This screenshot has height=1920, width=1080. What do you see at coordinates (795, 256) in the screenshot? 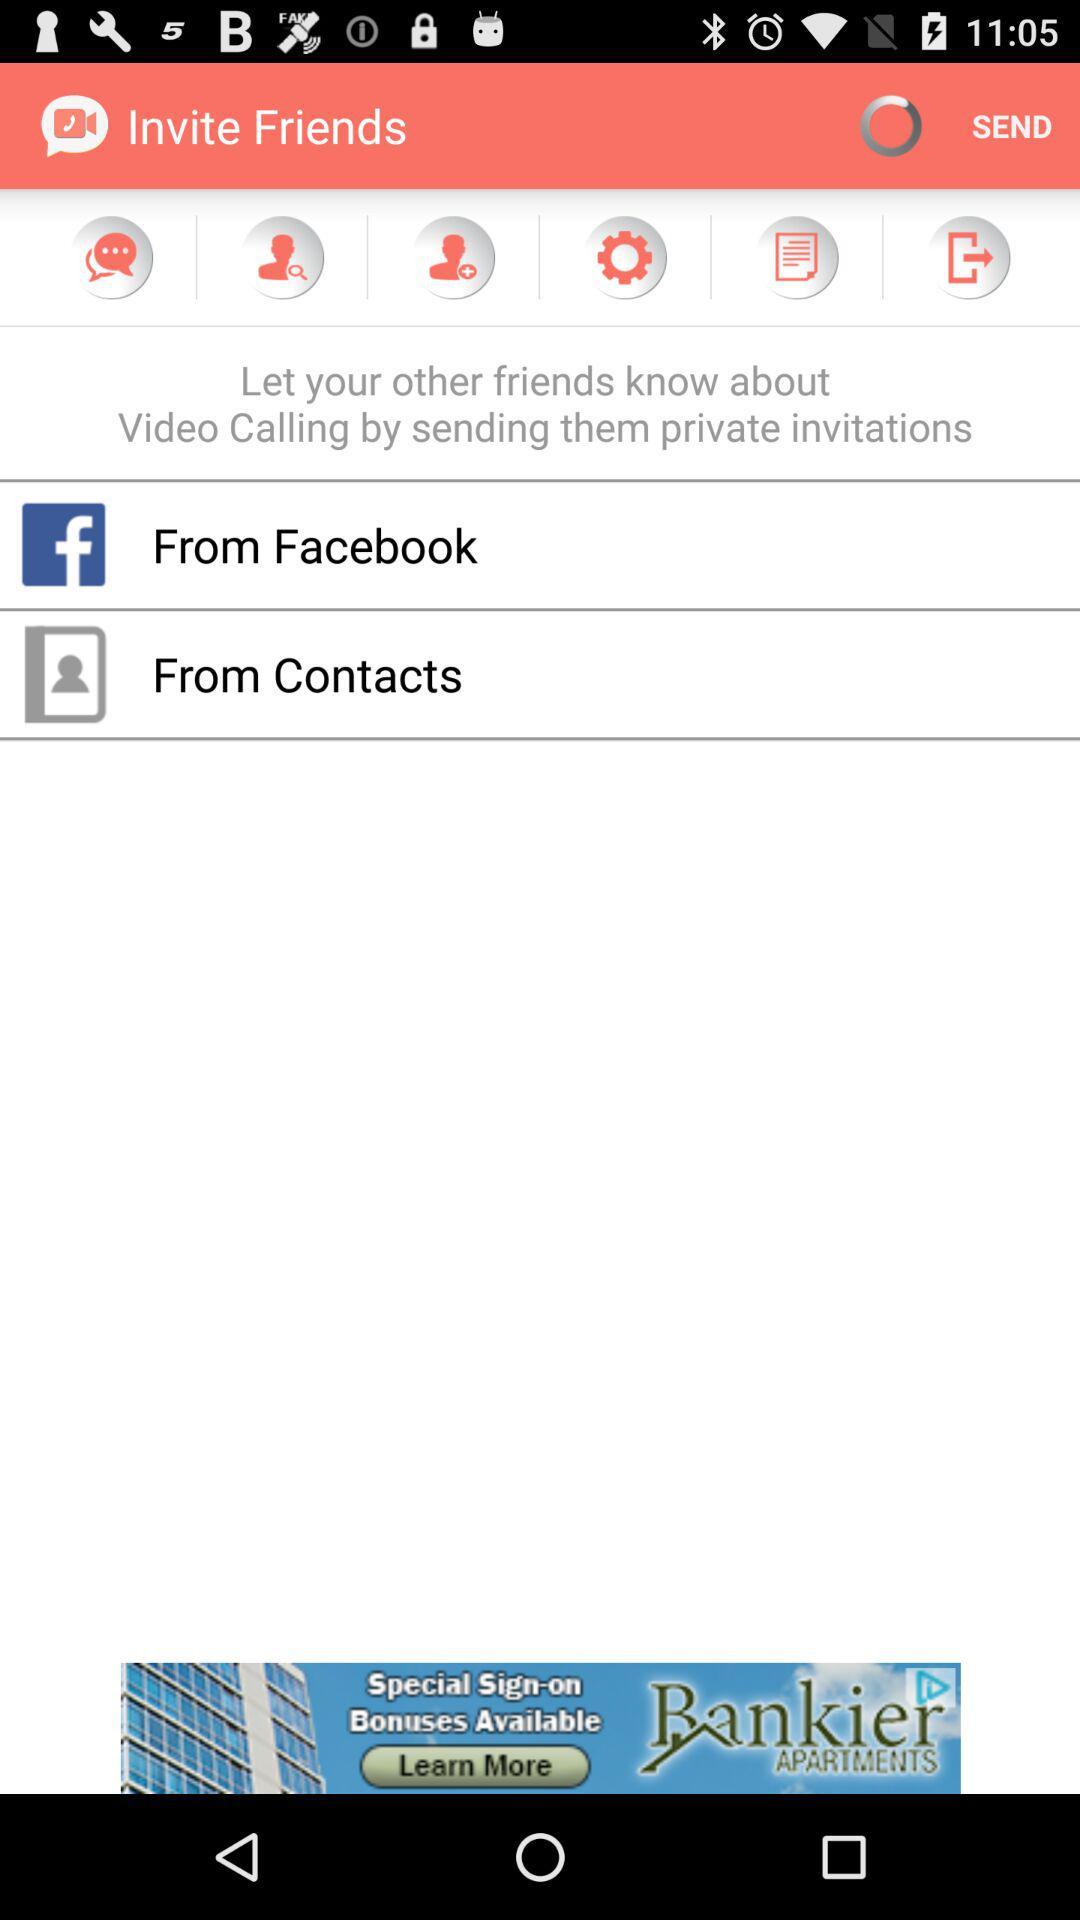
I see `notepad option` at bounding box center [795, 256].